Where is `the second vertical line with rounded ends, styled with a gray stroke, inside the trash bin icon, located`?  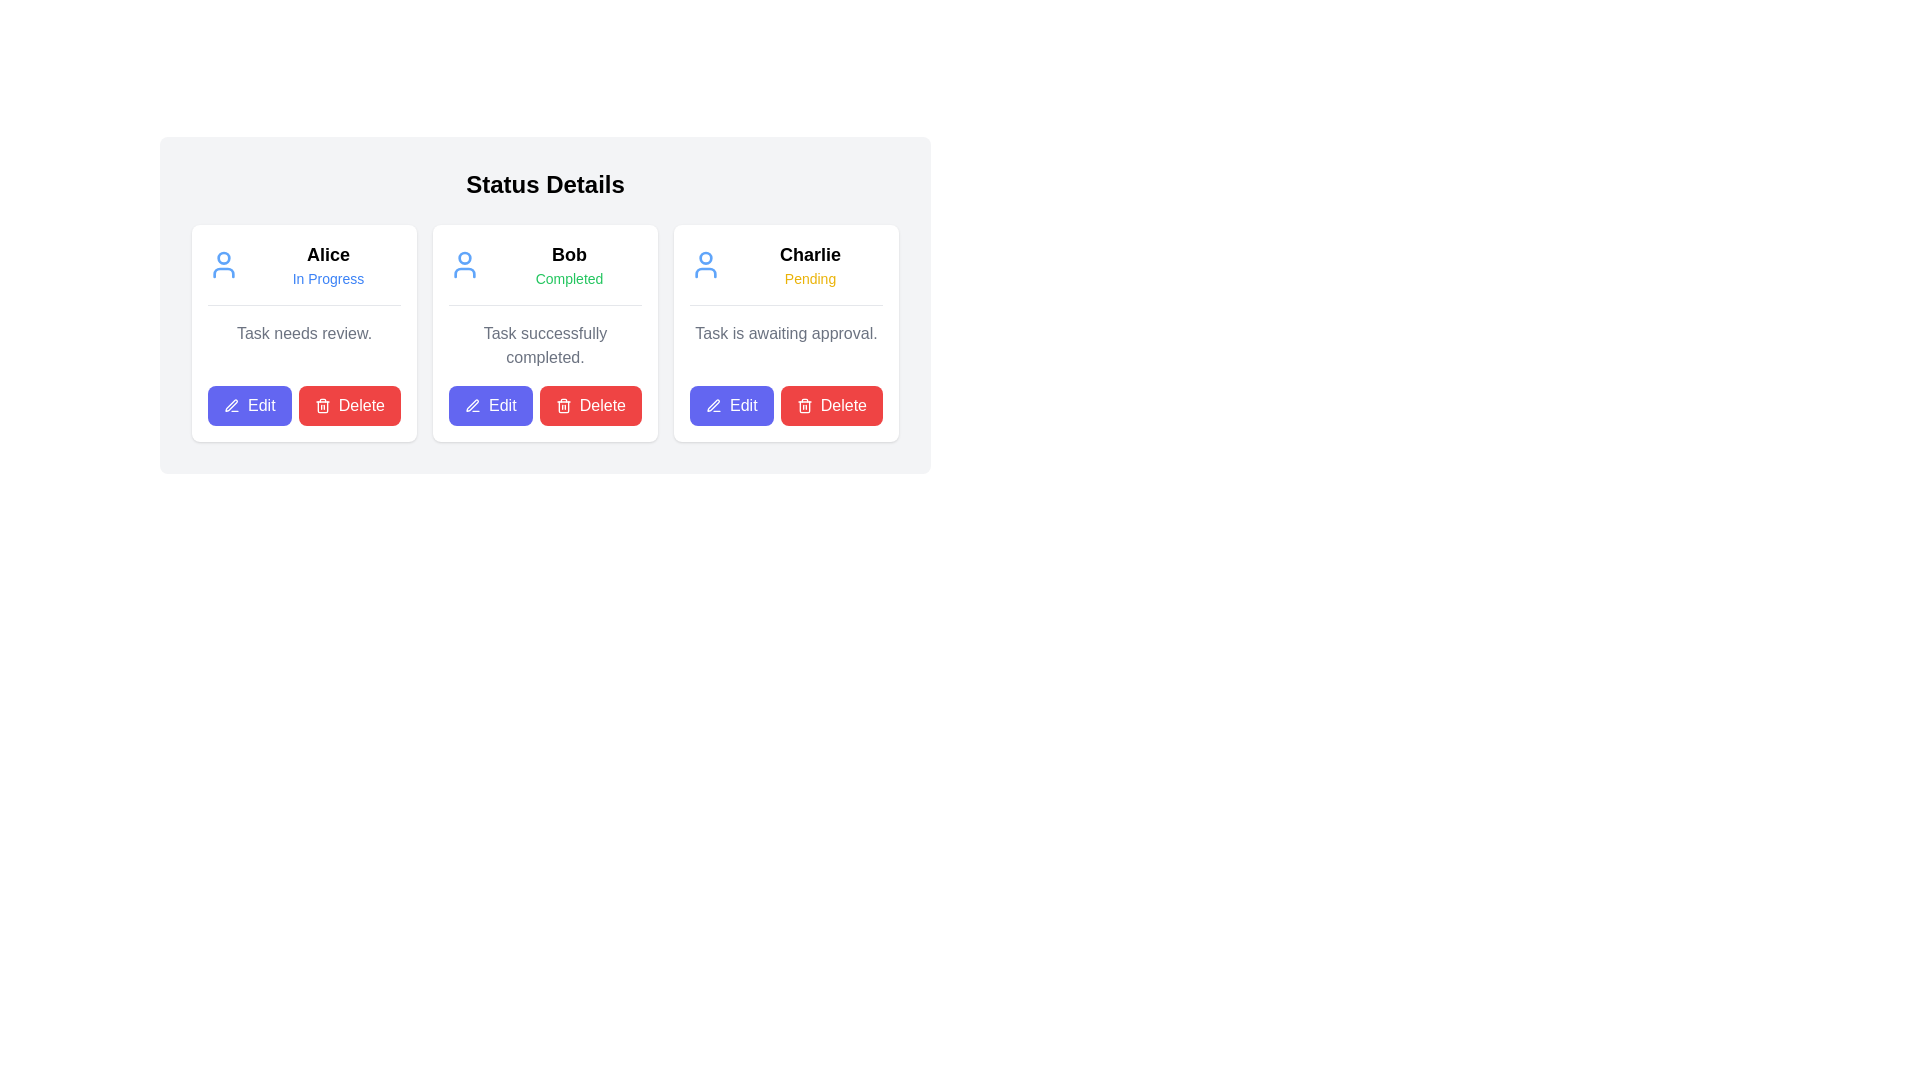
the second vertical line with rounded ends, styled with a gray stroke, inside the trash bin icon, located is located at coordinates (804, 406).